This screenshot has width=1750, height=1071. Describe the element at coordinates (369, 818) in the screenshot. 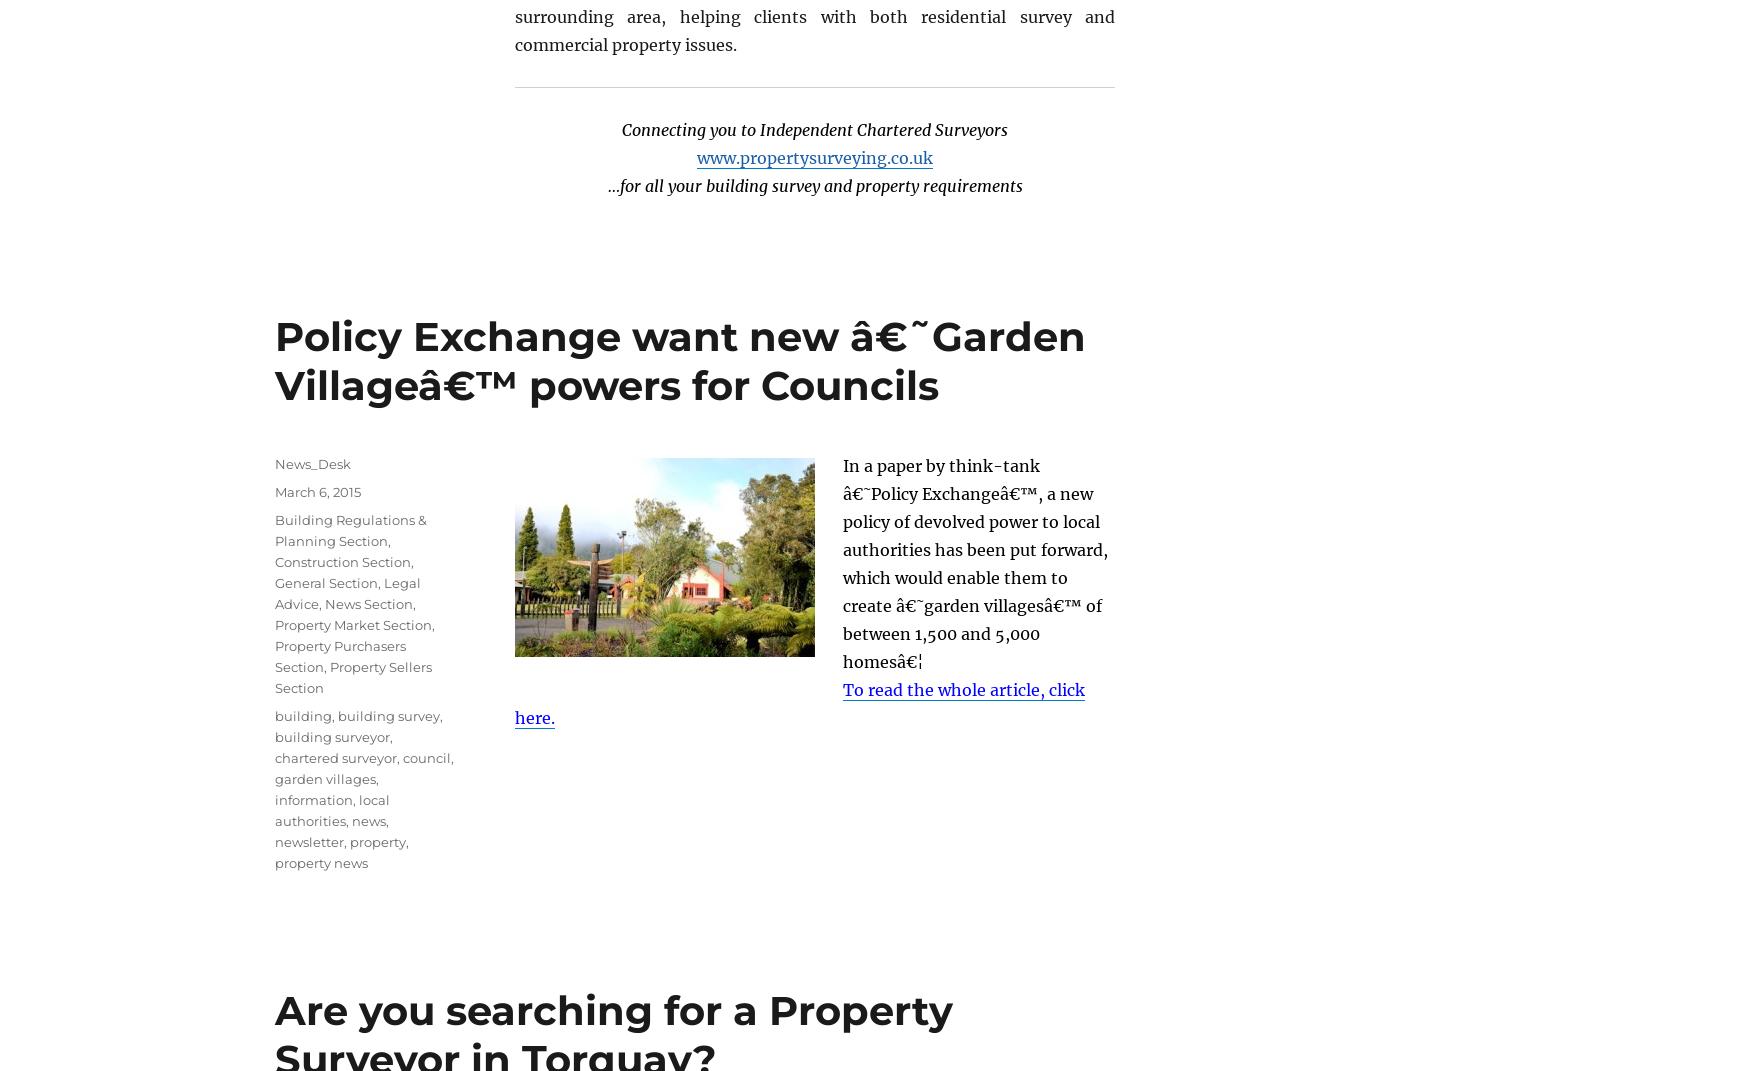

I see `'news'` at that location.